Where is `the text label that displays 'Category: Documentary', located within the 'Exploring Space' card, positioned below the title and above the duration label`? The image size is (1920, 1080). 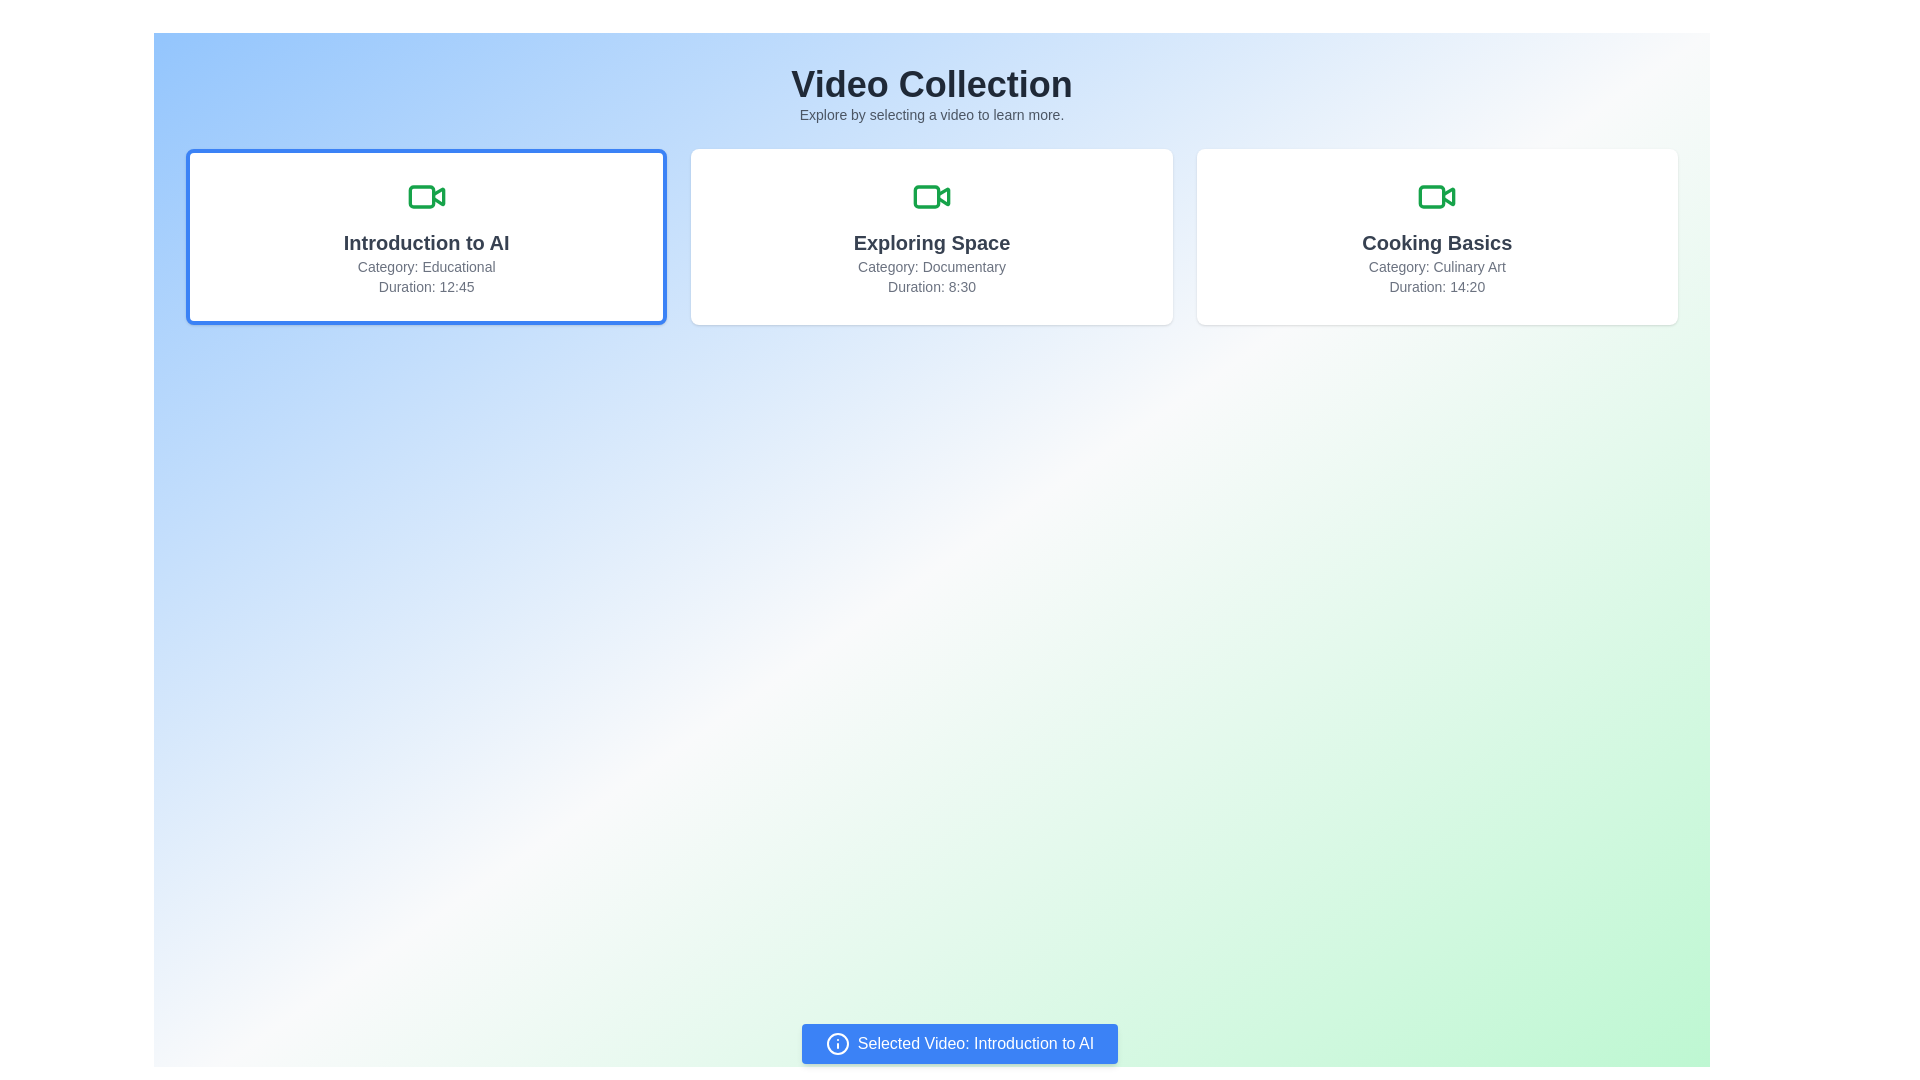
the text label that displays 'Category: Documentary', located within the 'Exploring Space' card, positioned below the title and above the duration label is located at coordinates (930, 265).